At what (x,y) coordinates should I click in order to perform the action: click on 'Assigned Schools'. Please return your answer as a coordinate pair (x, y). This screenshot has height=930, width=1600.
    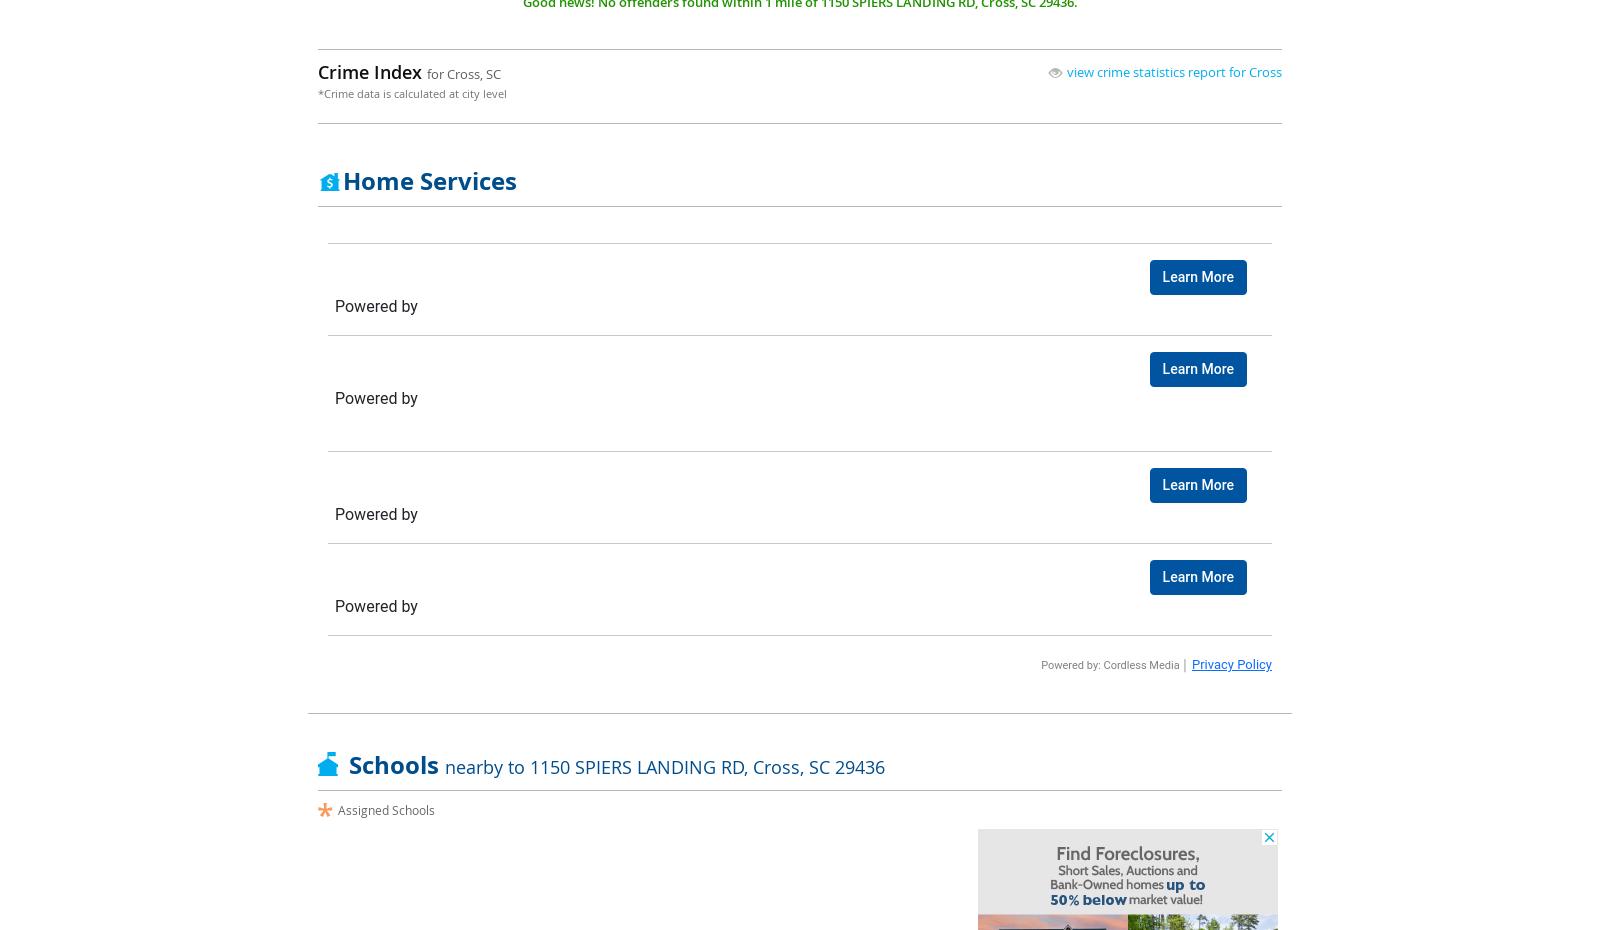
    Looking at the image, I should click on (337, 809).